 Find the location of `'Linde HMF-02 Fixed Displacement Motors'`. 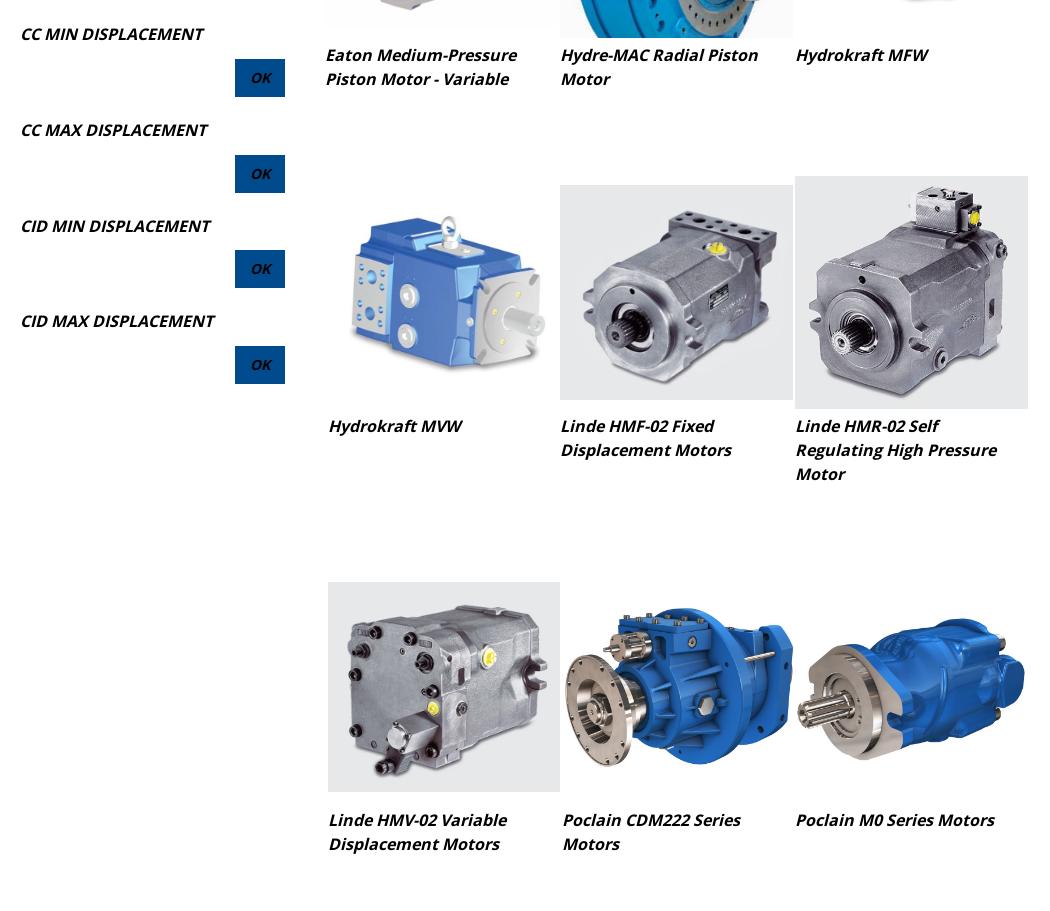

'Linde HMF-02 Fixed Displacement Motors' is located at coordinates (644, 437).